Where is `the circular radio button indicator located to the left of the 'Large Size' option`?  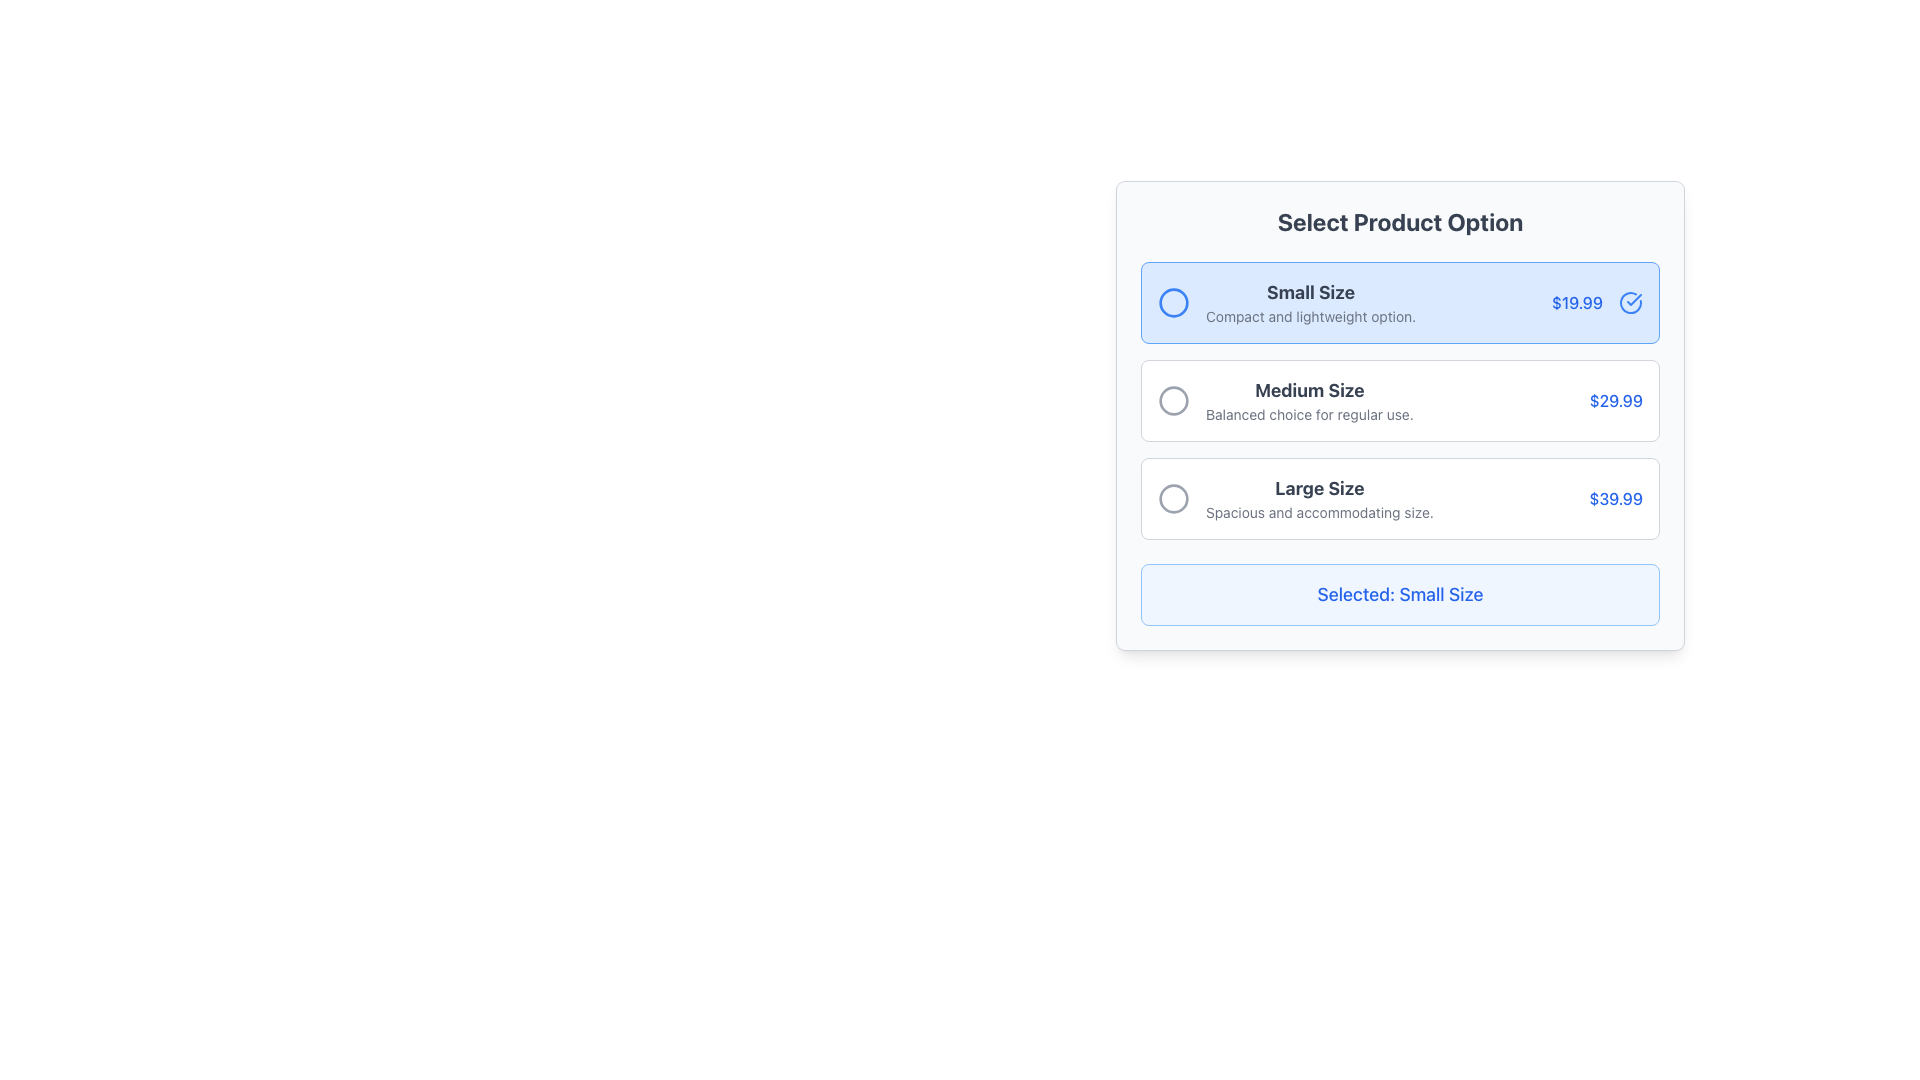 the circular radio button indicator located to the left of the 'Large Size' option is located at coordinates (1174, 496).